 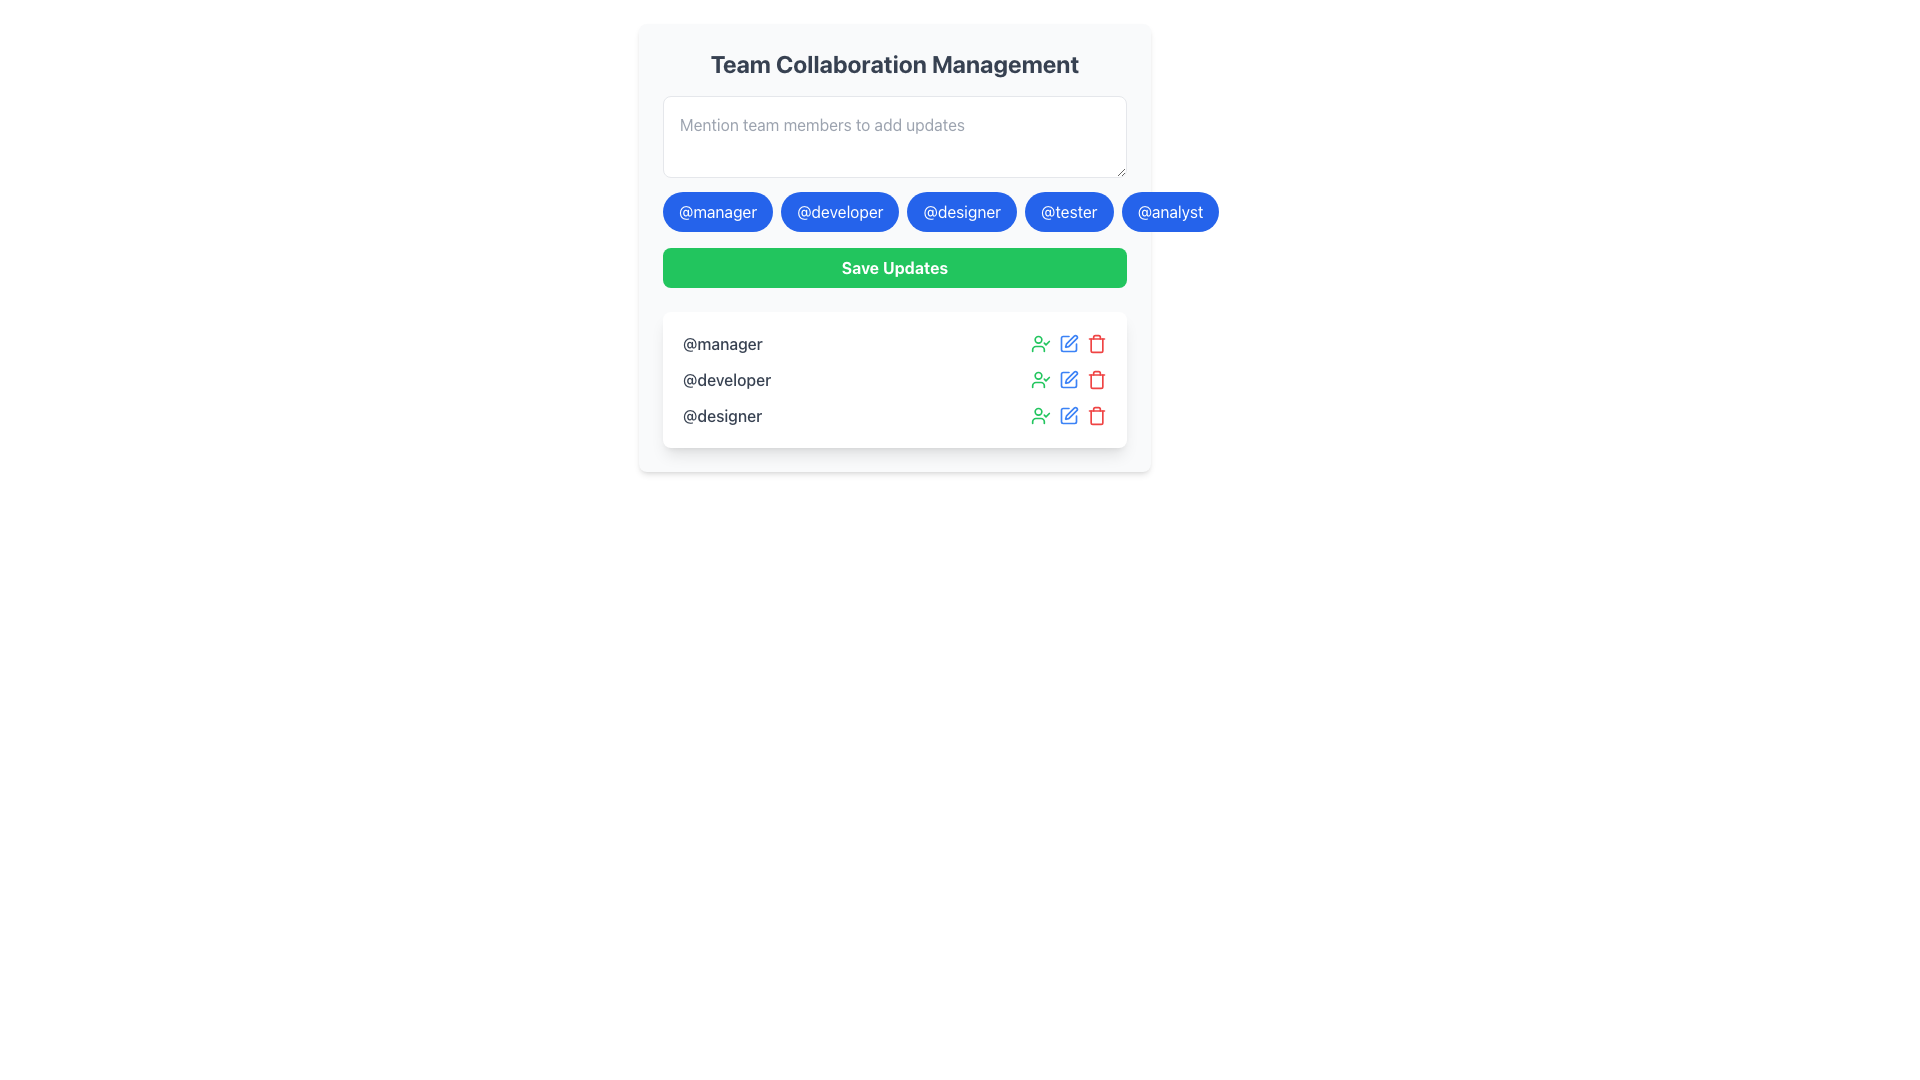 I want to click on the text input field located beneath the 'Team Collaboration Management' title for accessing the context menu, so click(x=893, y=136).